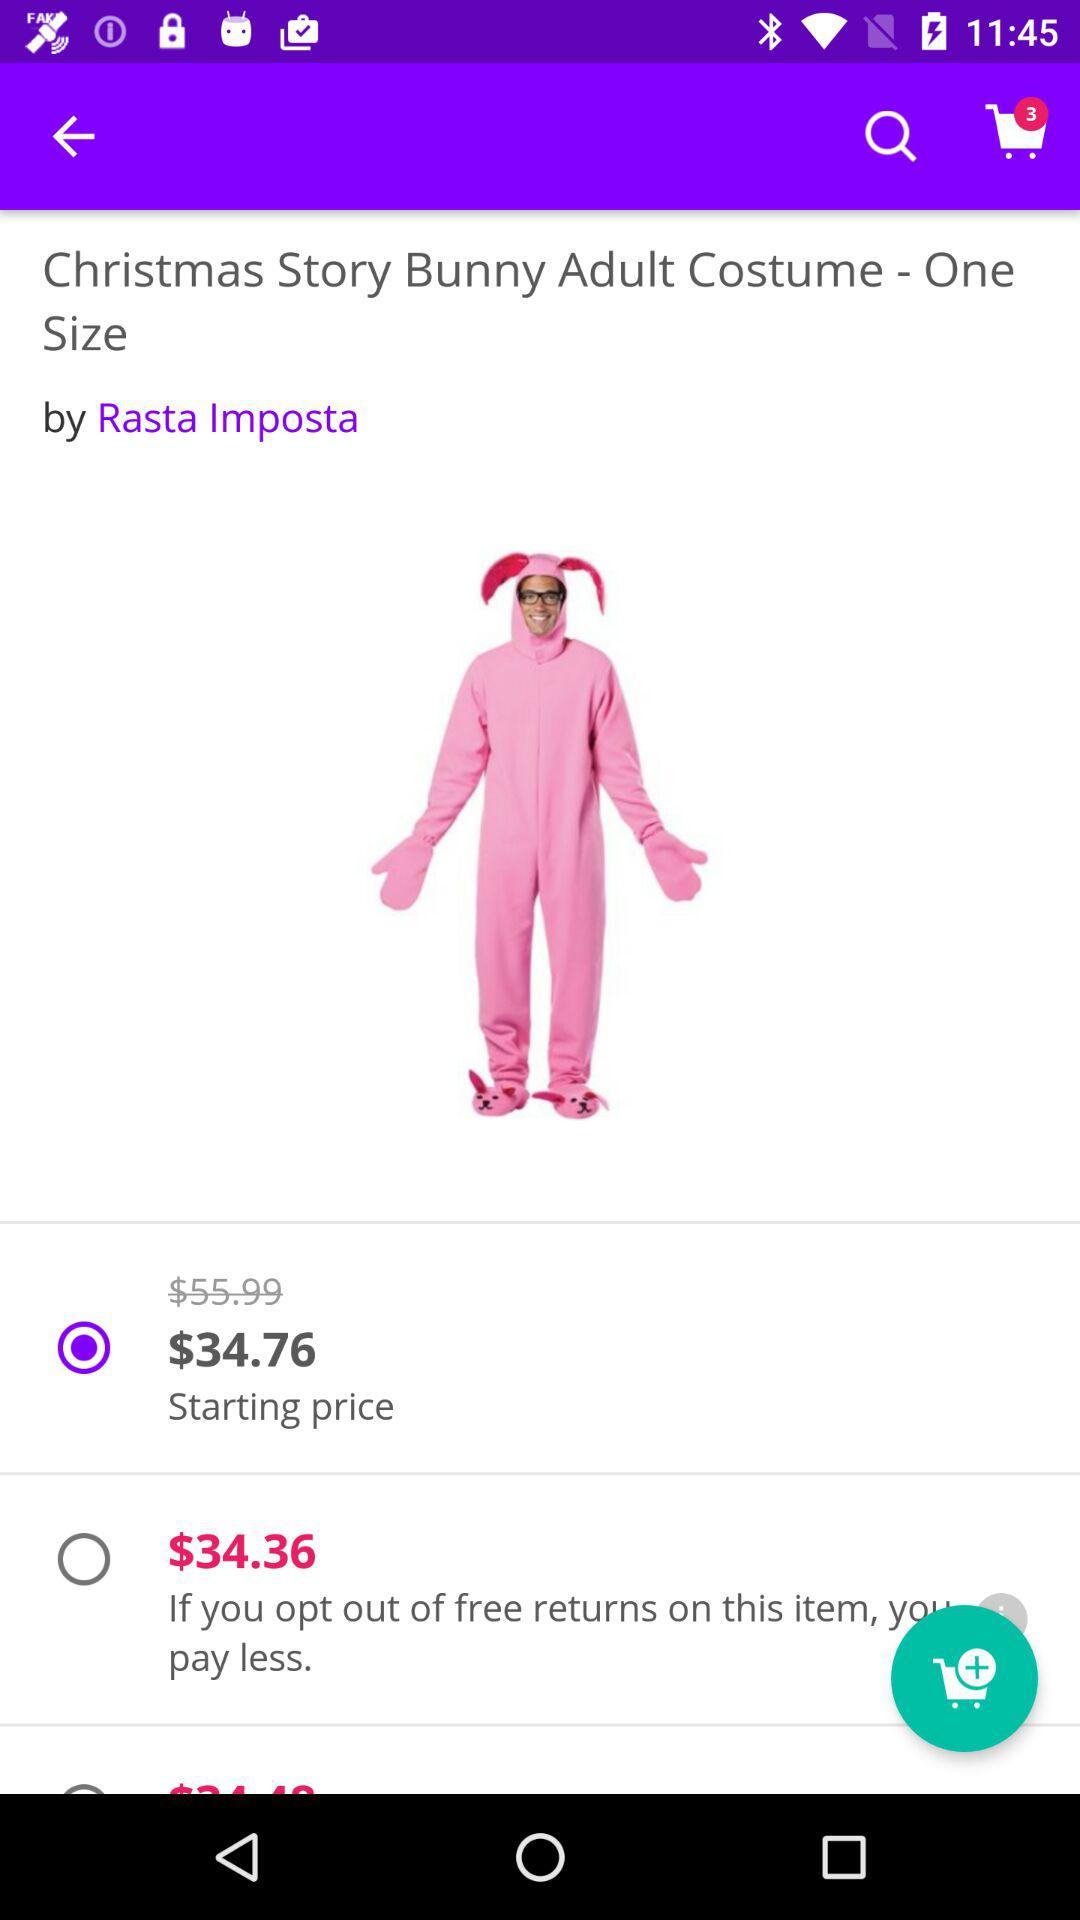  Describe the element at coordinates (1001, 1619) in the screenshot. I see `icon to the right of the if you opt` at that location.